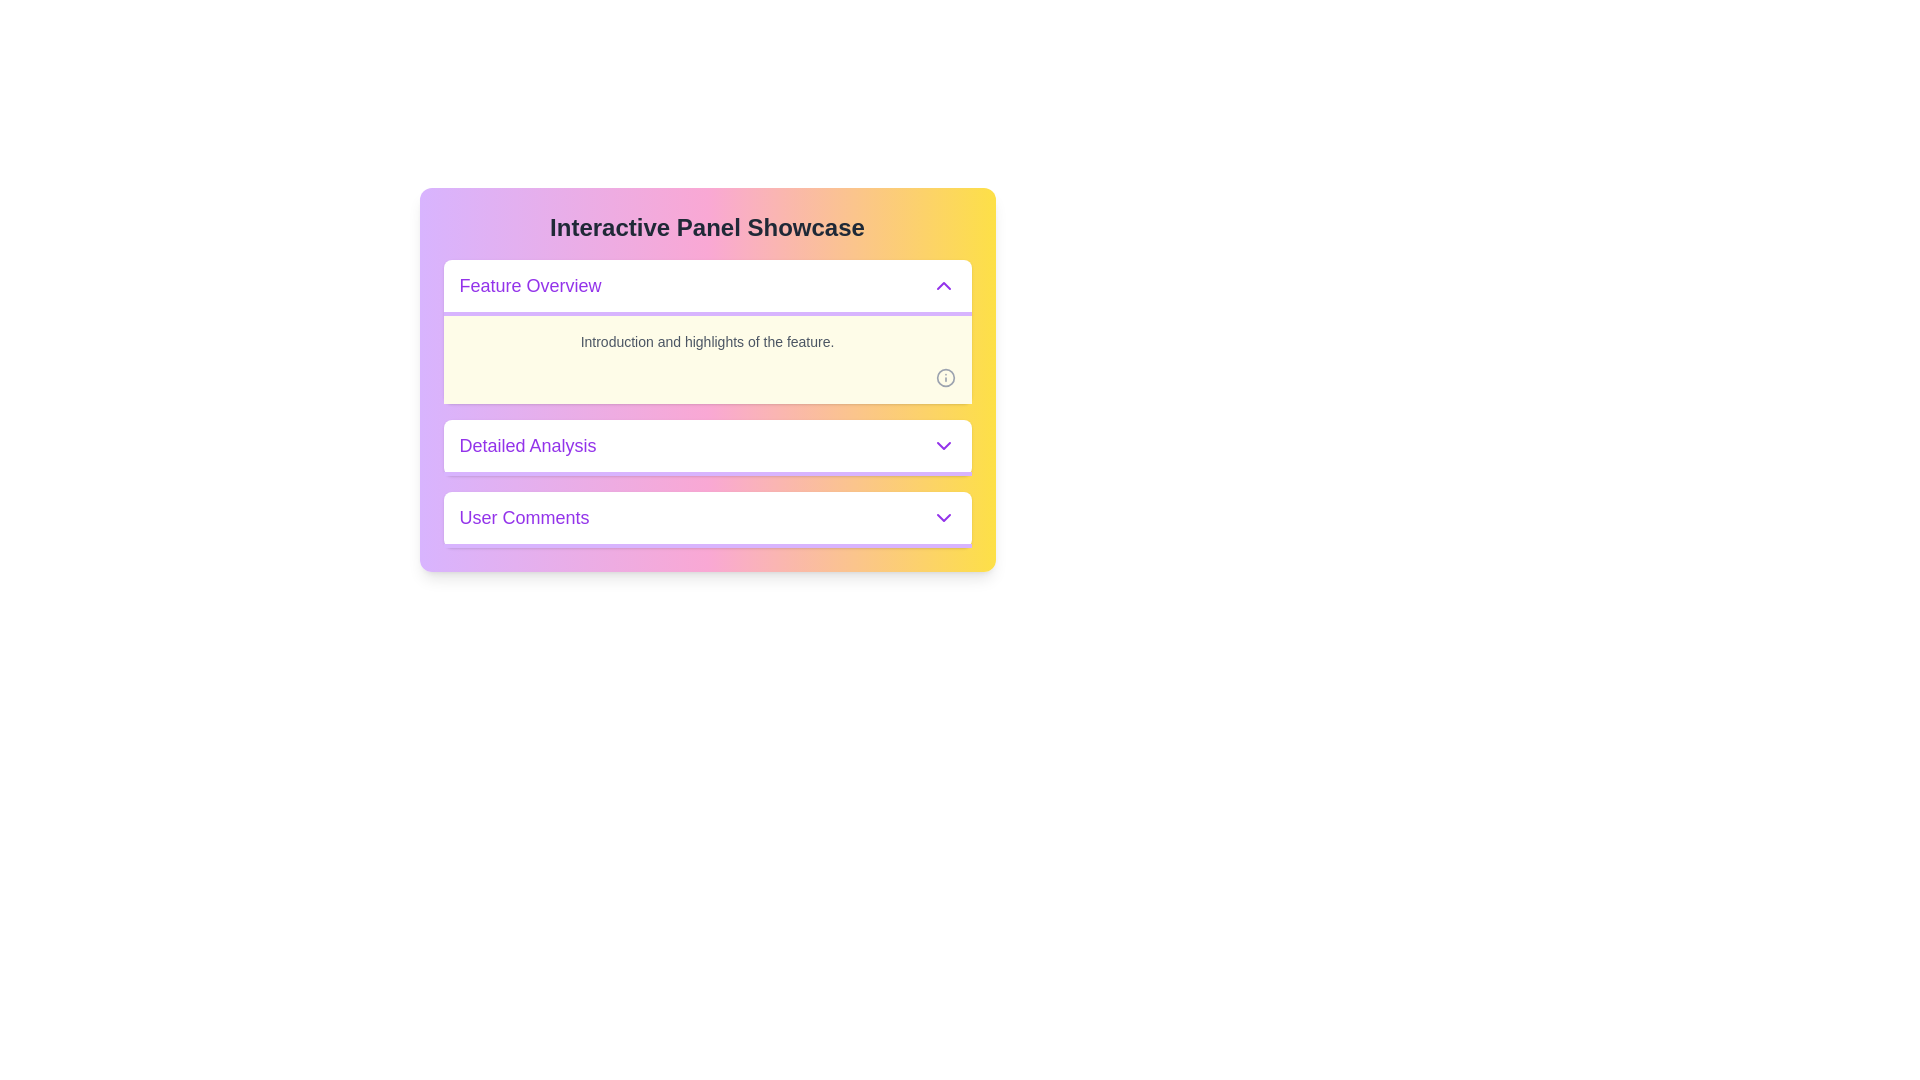 This screenshot has width=1920, height=1080. What do you see at coordinates (942, 285) in the screenshot?
I see `the upward-pointing chevron icon with a purple outline located to the right of the 'Feature Overview' section header` at bounding box center [942, 285].